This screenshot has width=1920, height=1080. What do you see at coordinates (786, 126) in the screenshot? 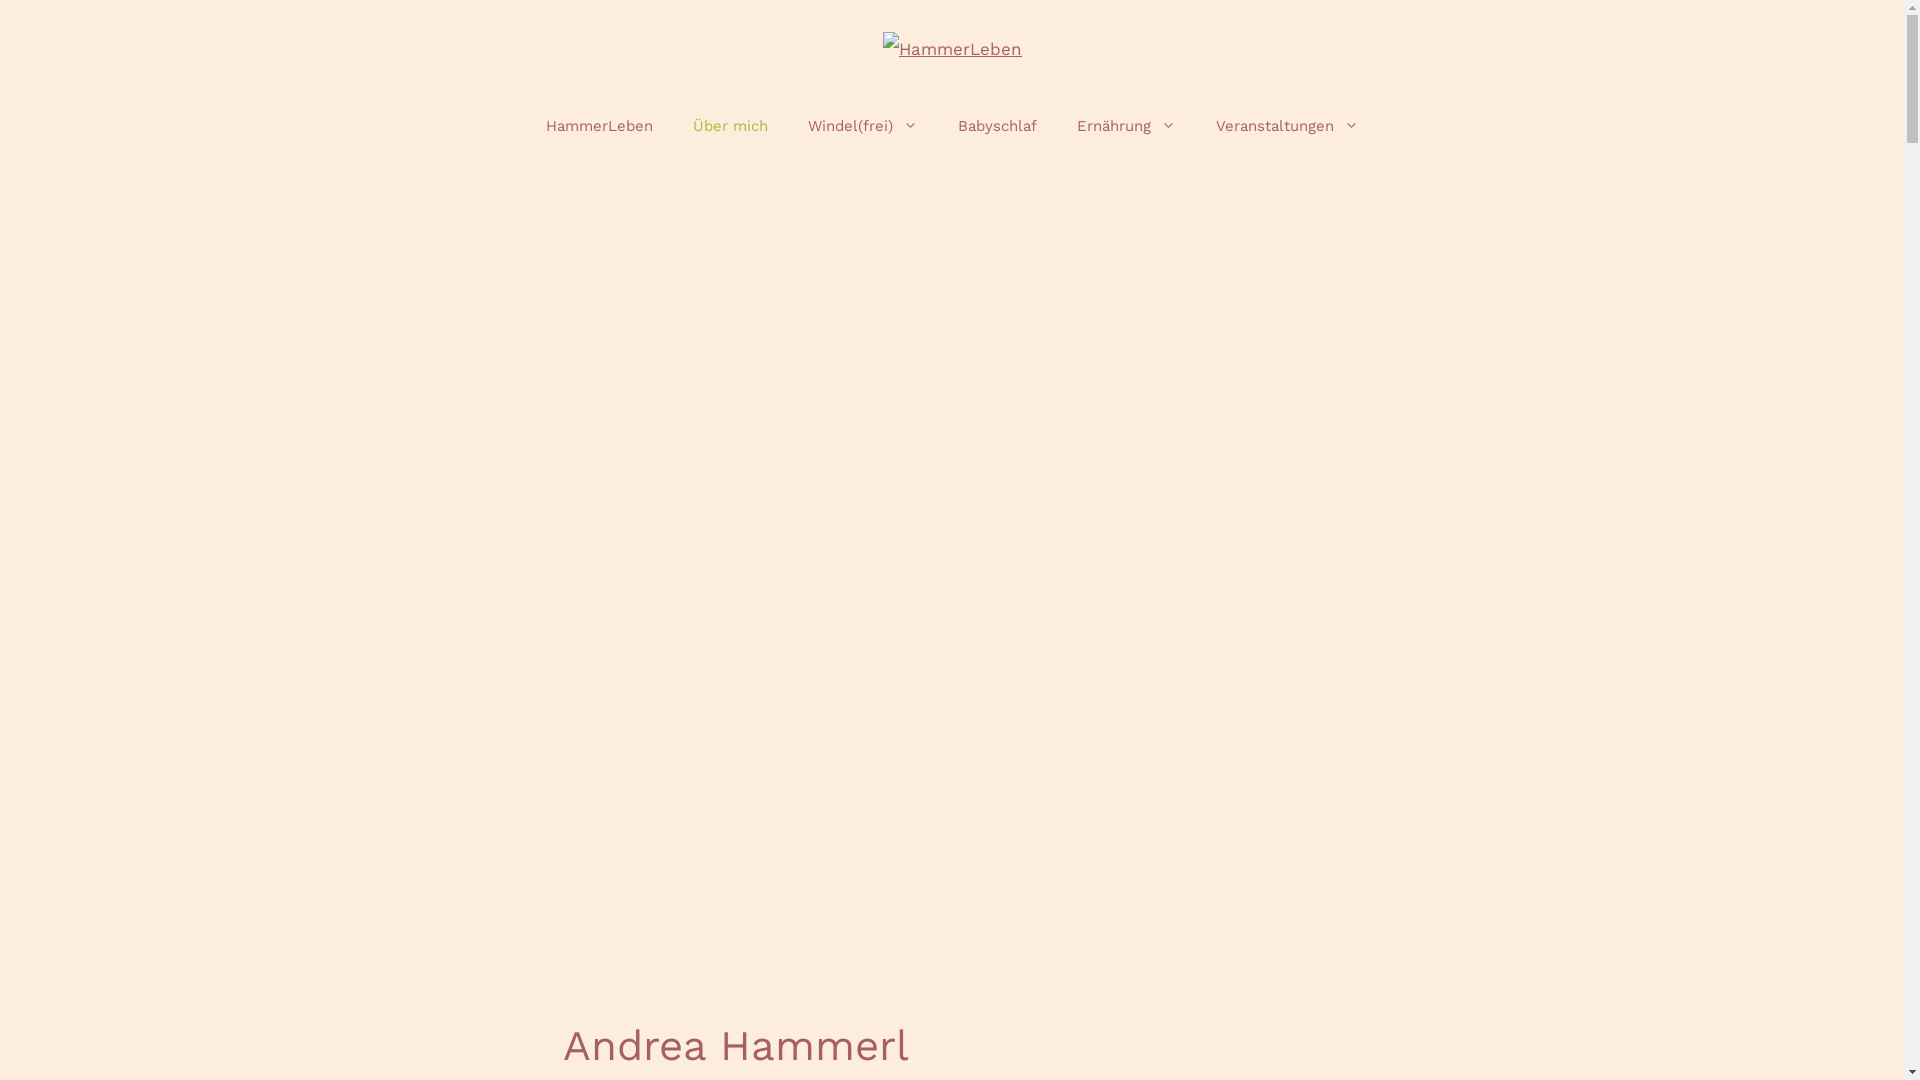
I see `'Windel(frei)'` at bounding box center [786, 126].